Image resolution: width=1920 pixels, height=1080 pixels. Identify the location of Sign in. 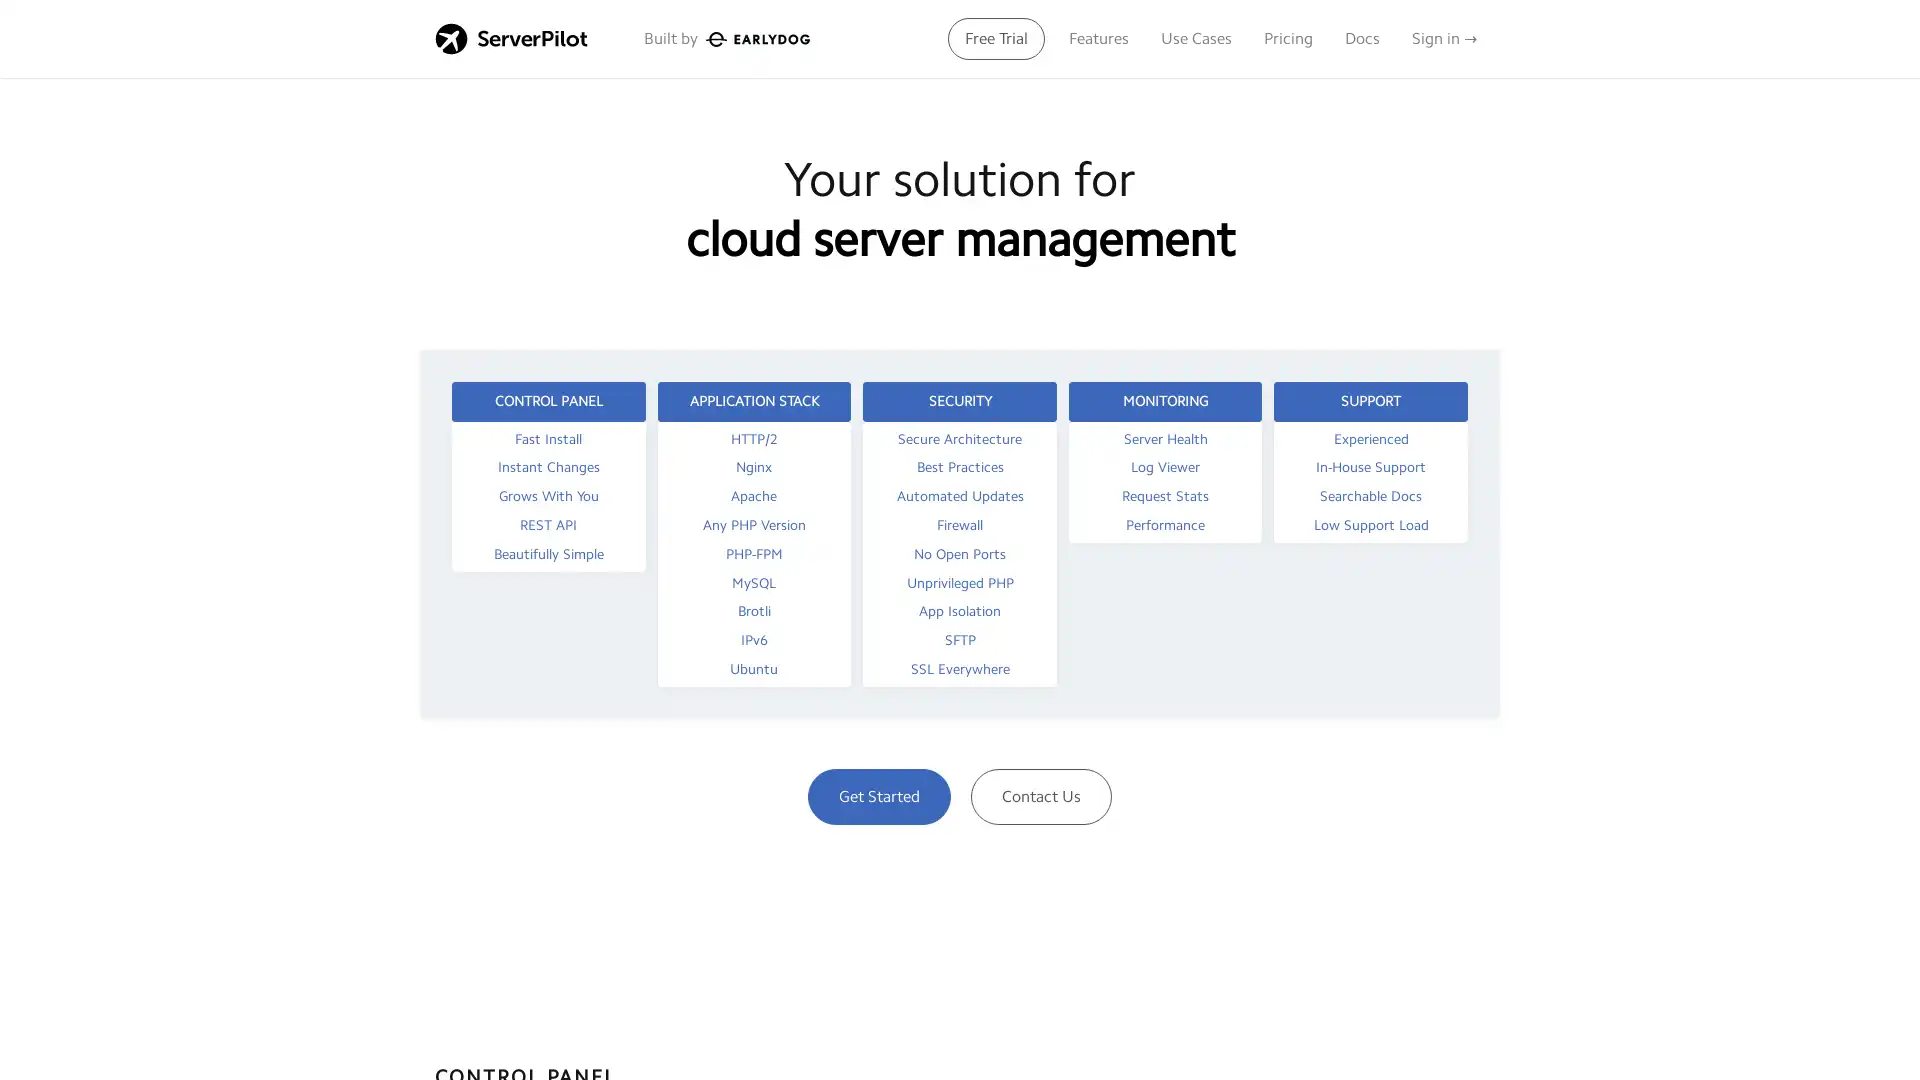
(1444, 38).